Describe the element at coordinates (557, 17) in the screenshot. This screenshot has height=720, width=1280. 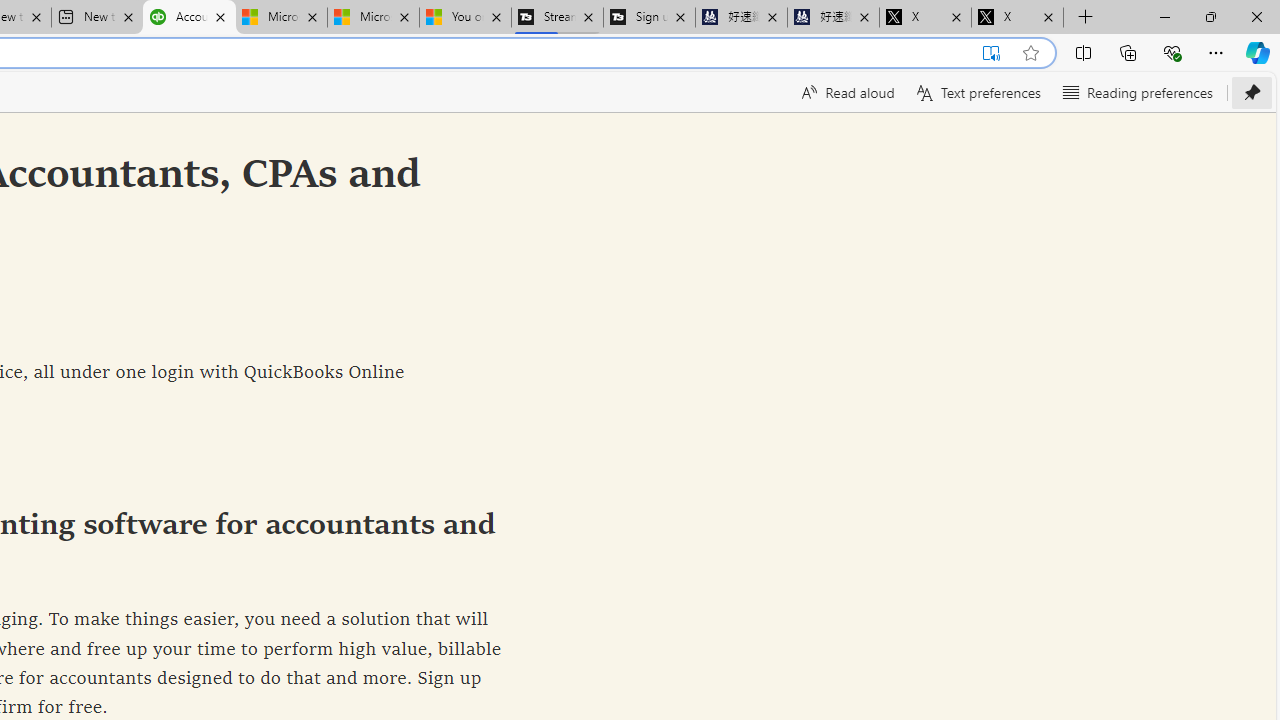
I see `'Streaming Coverage | T3'` at that location.